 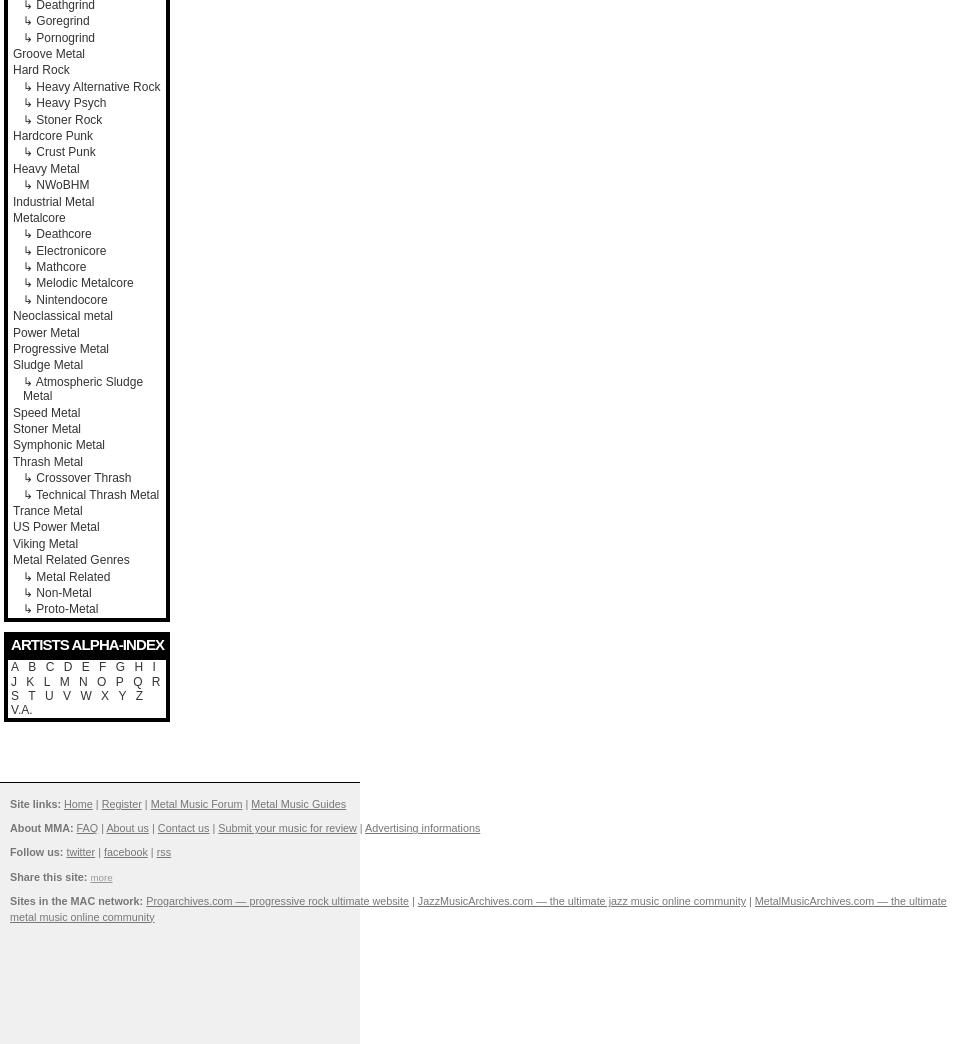 What do you see at coordinates (580, 900) in the screenshot?
I see `'JazzMusicArchives.com — the ultimate jazz music online community'` at bounding box center [580, 900].